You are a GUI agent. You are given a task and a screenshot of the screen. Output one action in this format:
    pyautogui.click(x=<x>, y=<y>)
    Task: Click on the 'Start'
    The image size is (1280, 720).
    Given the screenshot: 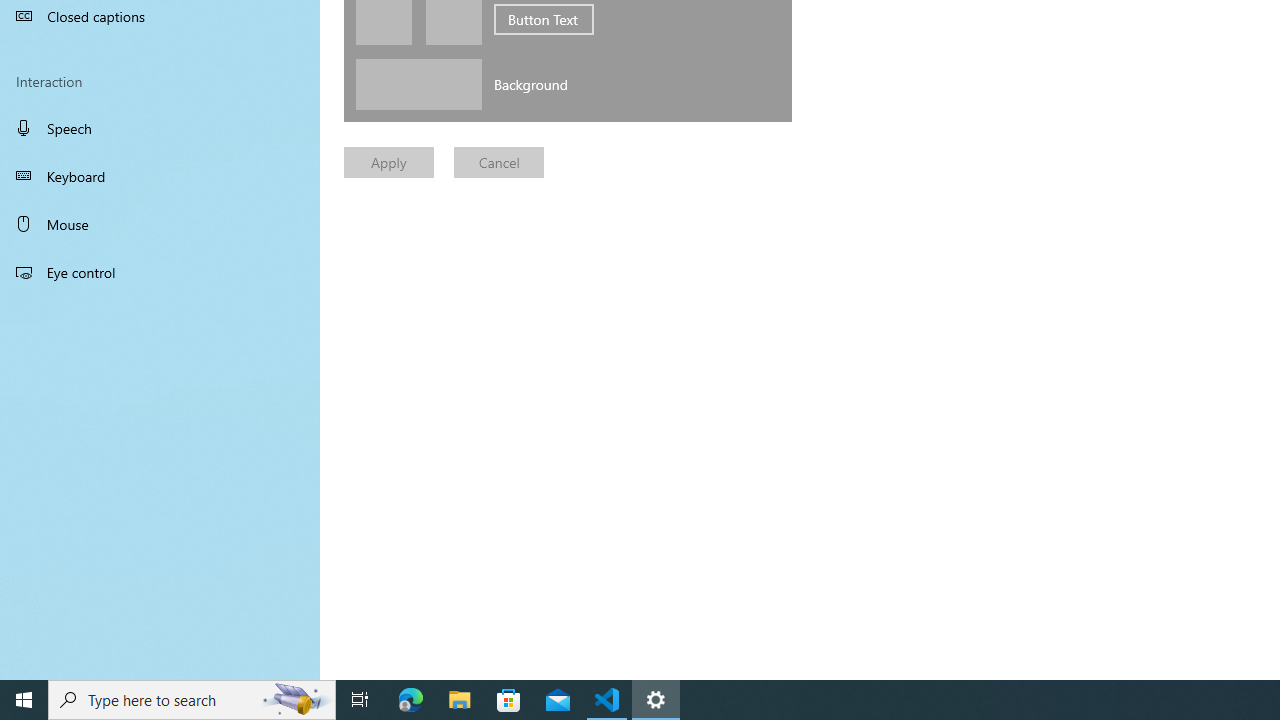 What is the action you would take?
    pyautogui.click(x=24, y=698)
    